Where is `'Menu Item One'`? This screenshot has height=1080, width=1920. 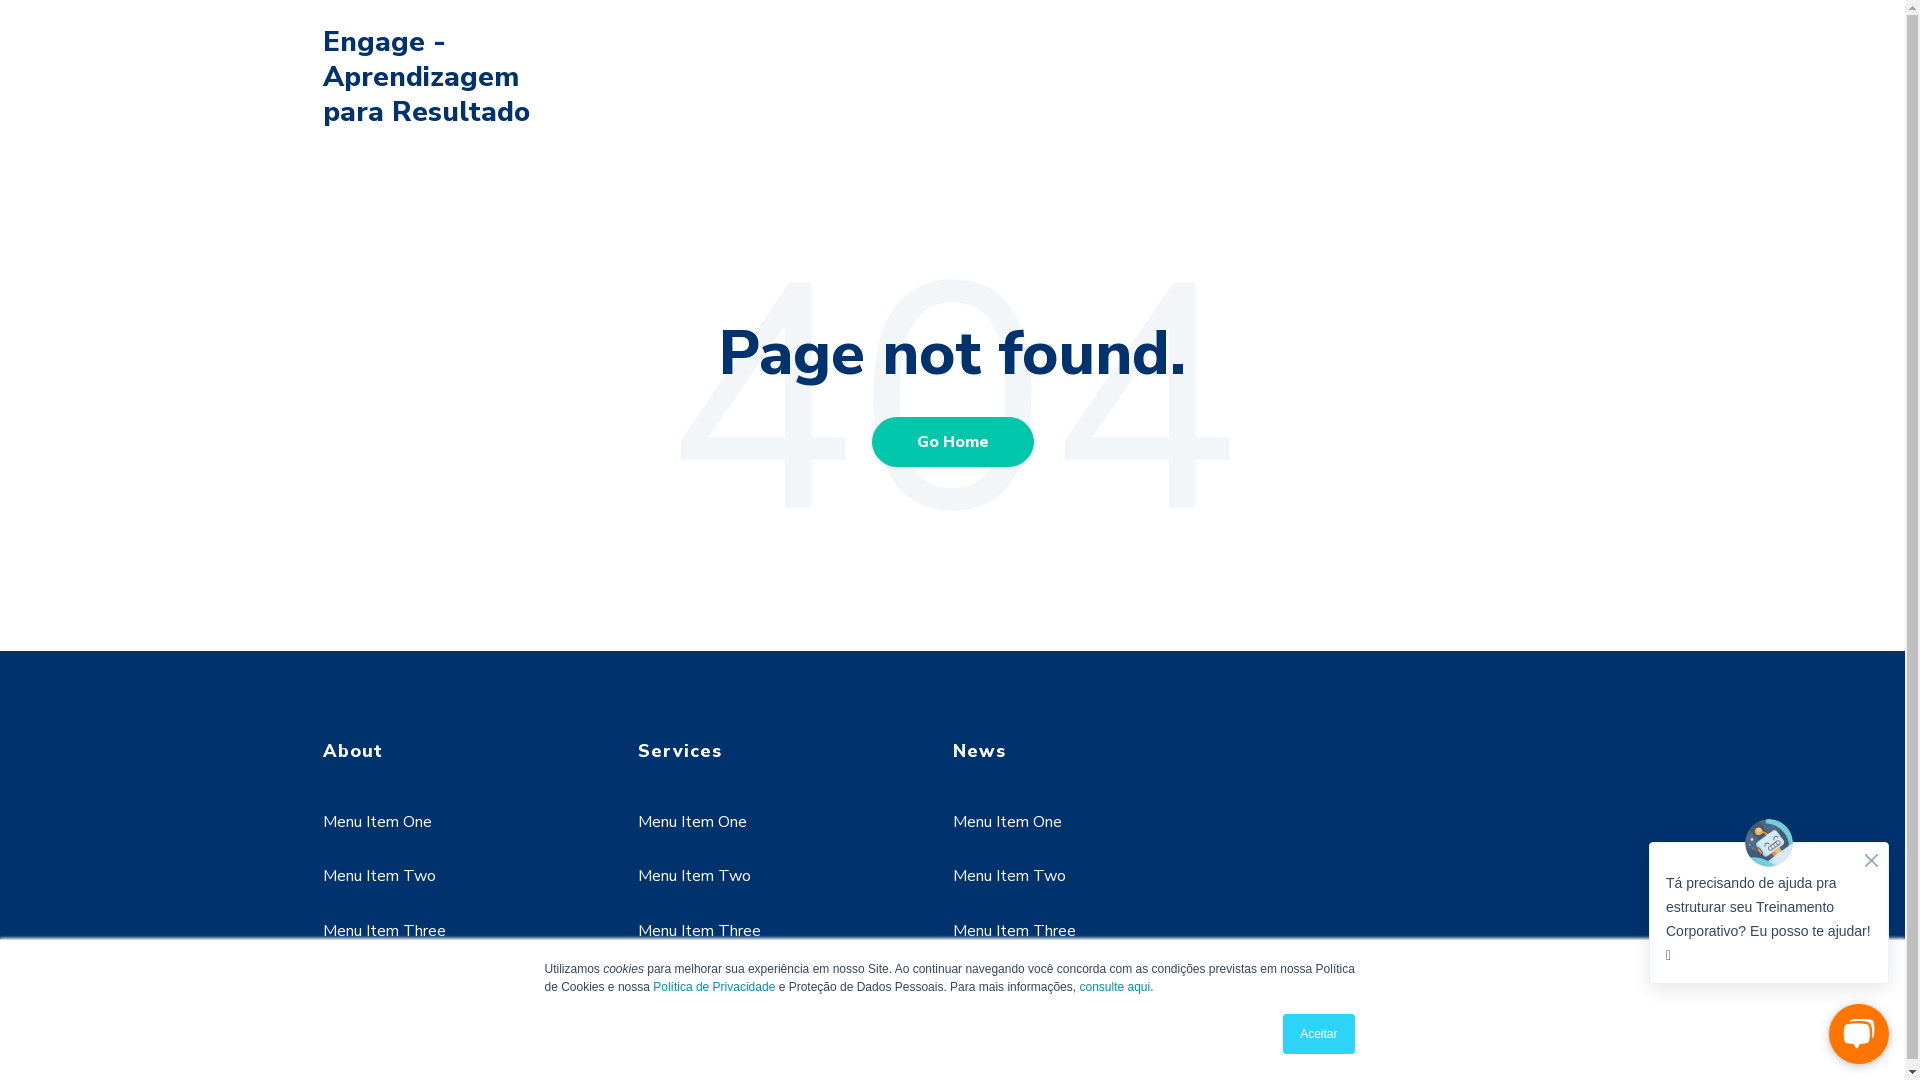 'Menu Item One' is located at coordinates (692, 821).